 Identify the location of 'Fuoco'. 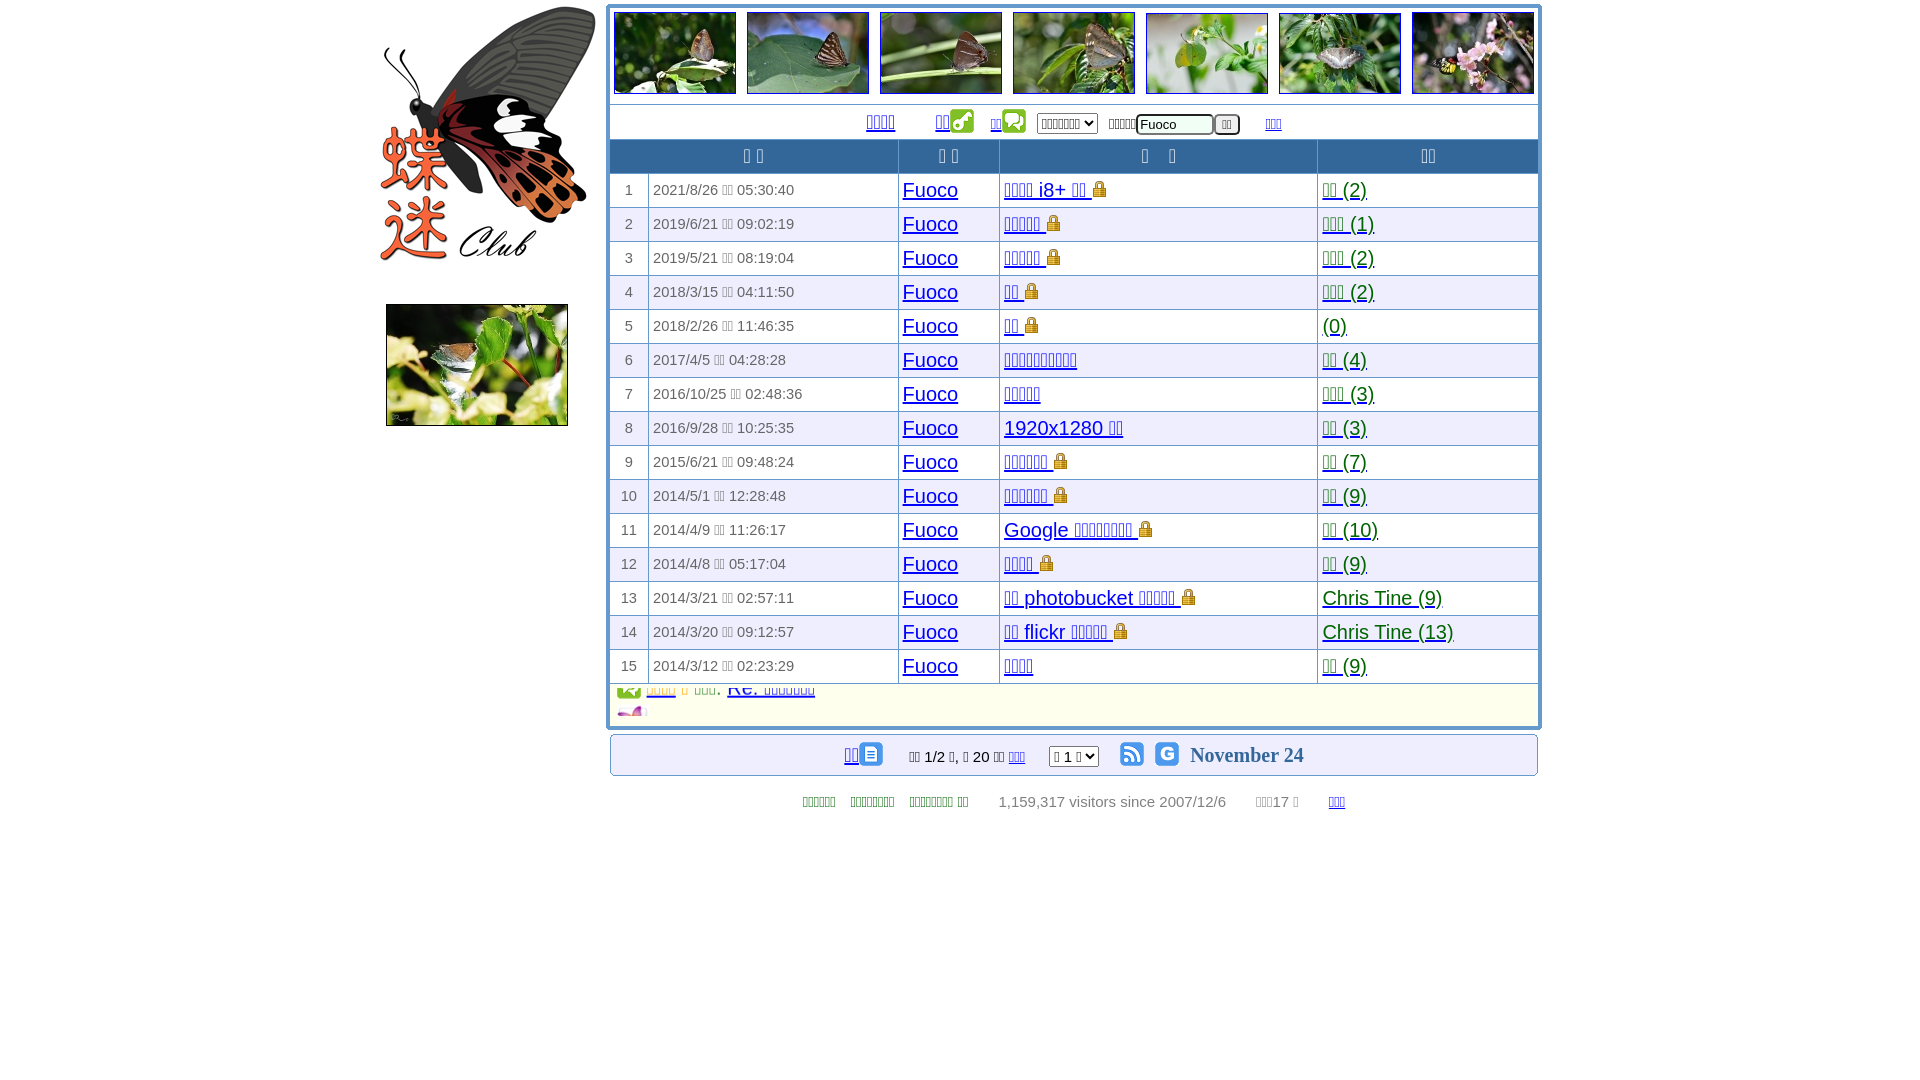
(901, 393).